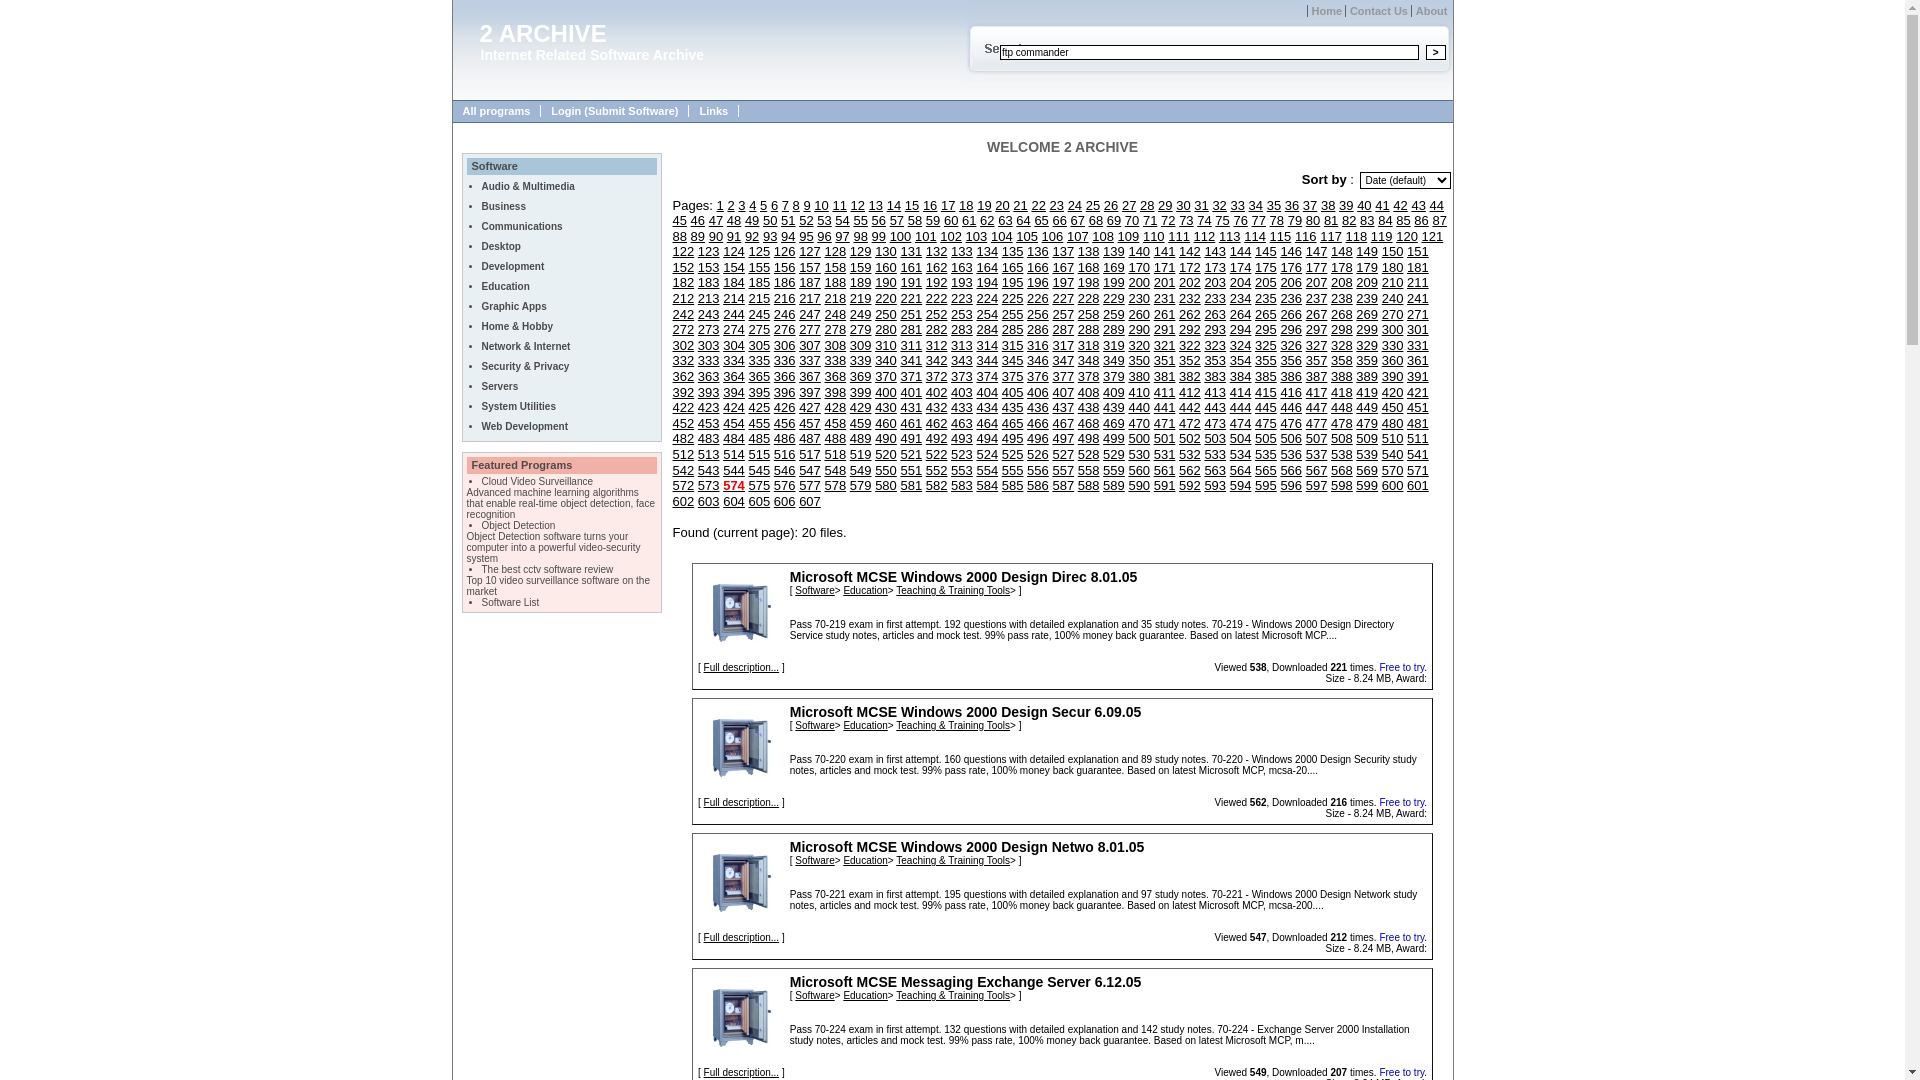  Describe the element at coordinates (1012, 437) in the screenshot. I see `'495'` at that location.